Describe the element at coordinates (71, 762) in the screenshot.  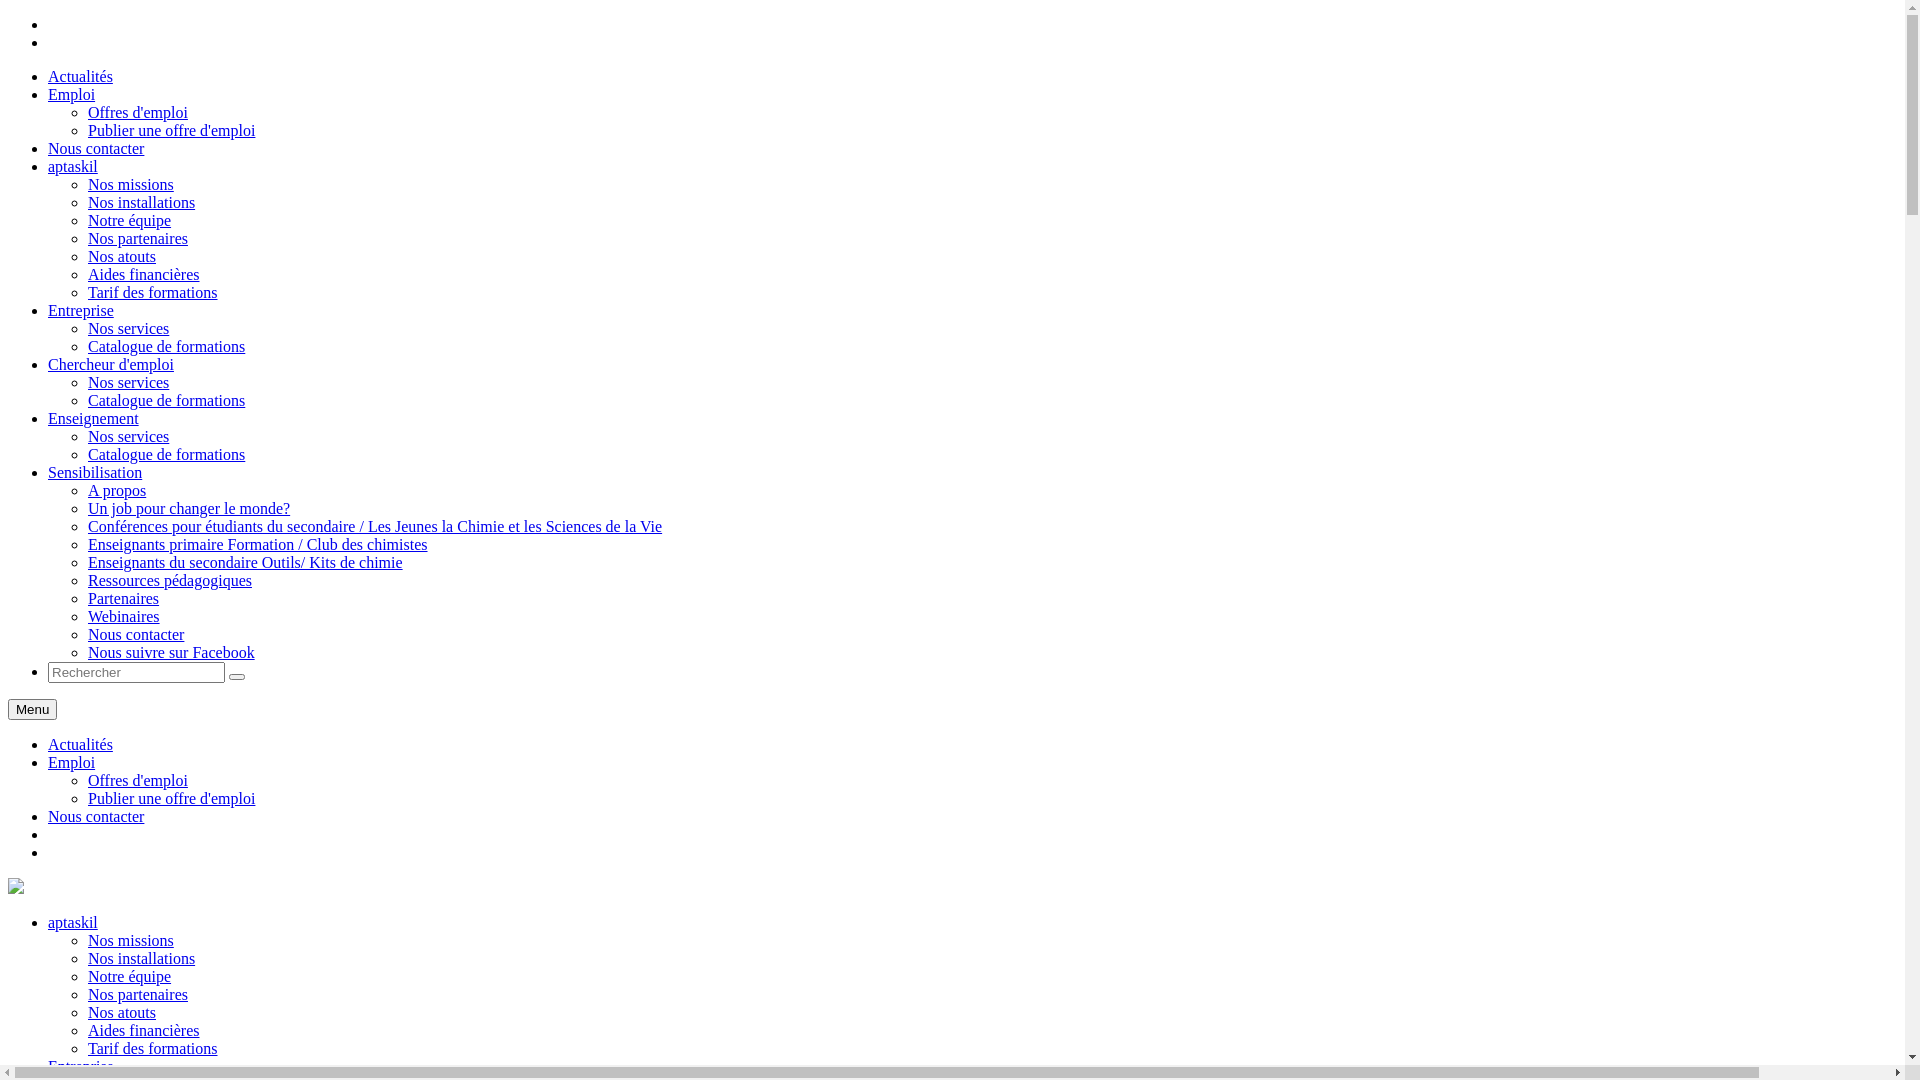
I see `'Emploi'` at that location.